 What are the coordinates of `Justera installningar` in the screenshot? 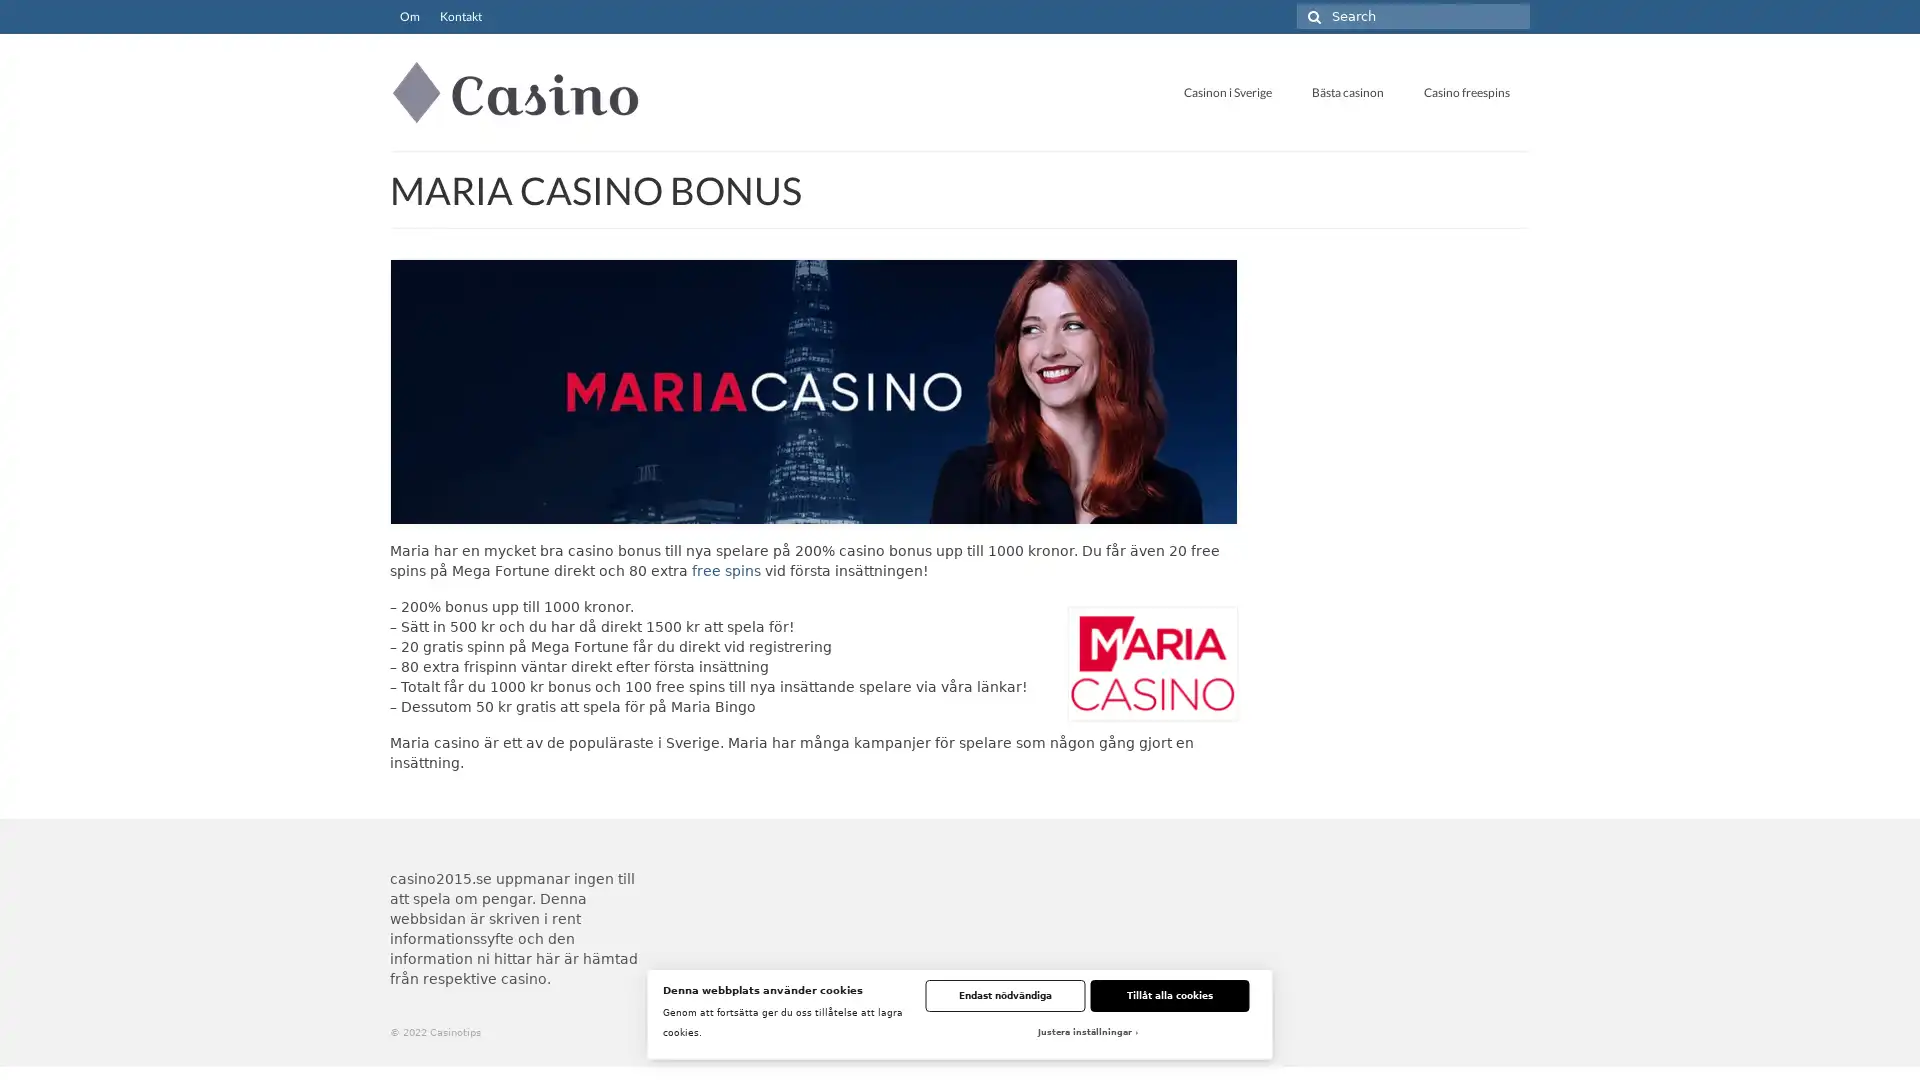 It's located at (1085, 1033).